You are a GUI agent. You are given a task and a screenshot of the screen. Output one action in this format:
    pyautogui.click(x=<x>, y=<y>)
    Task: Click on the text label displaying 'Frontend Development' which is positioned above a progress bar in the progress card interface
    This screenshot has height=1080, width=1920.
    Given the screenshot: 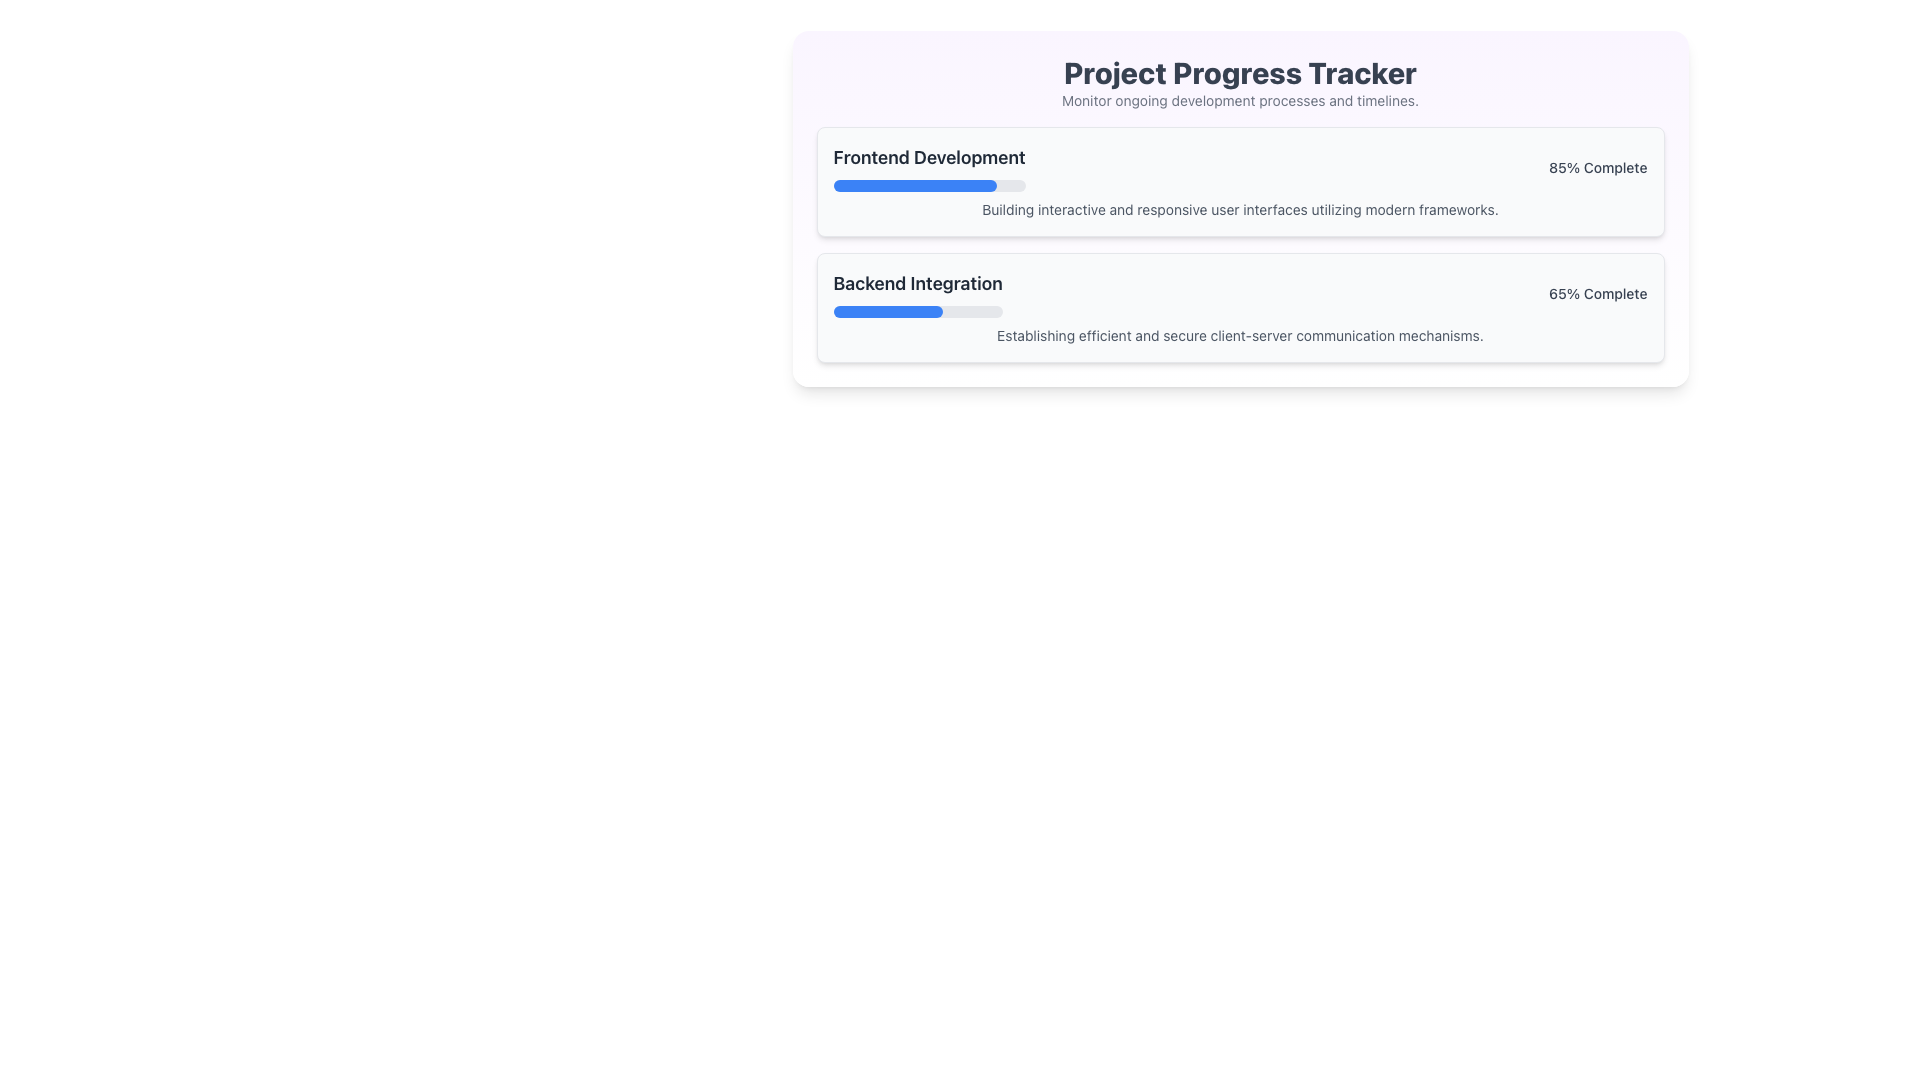 What is the action you would take?
    pyautogui.click(x=928, y=167)
    